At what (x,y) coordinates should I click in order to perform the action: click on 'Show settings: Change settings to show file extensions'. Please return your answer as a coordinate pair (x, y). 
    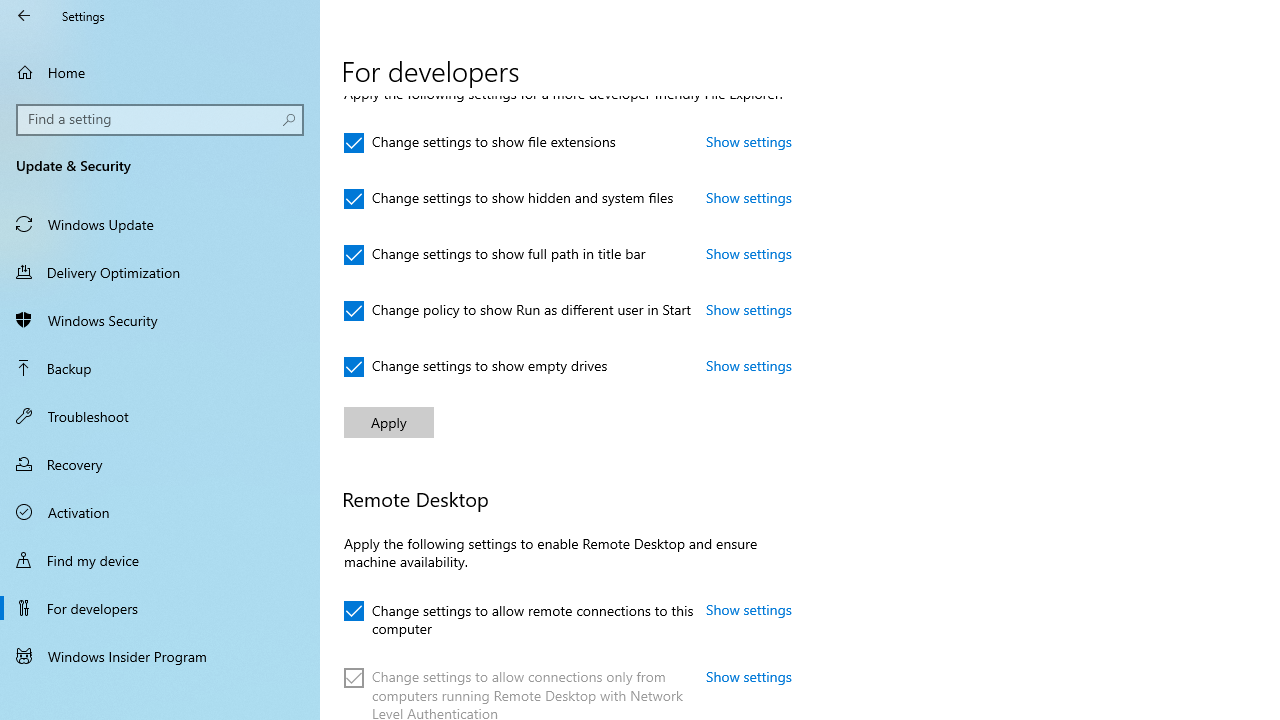
    Looking at the image, I should click on (748, 140).